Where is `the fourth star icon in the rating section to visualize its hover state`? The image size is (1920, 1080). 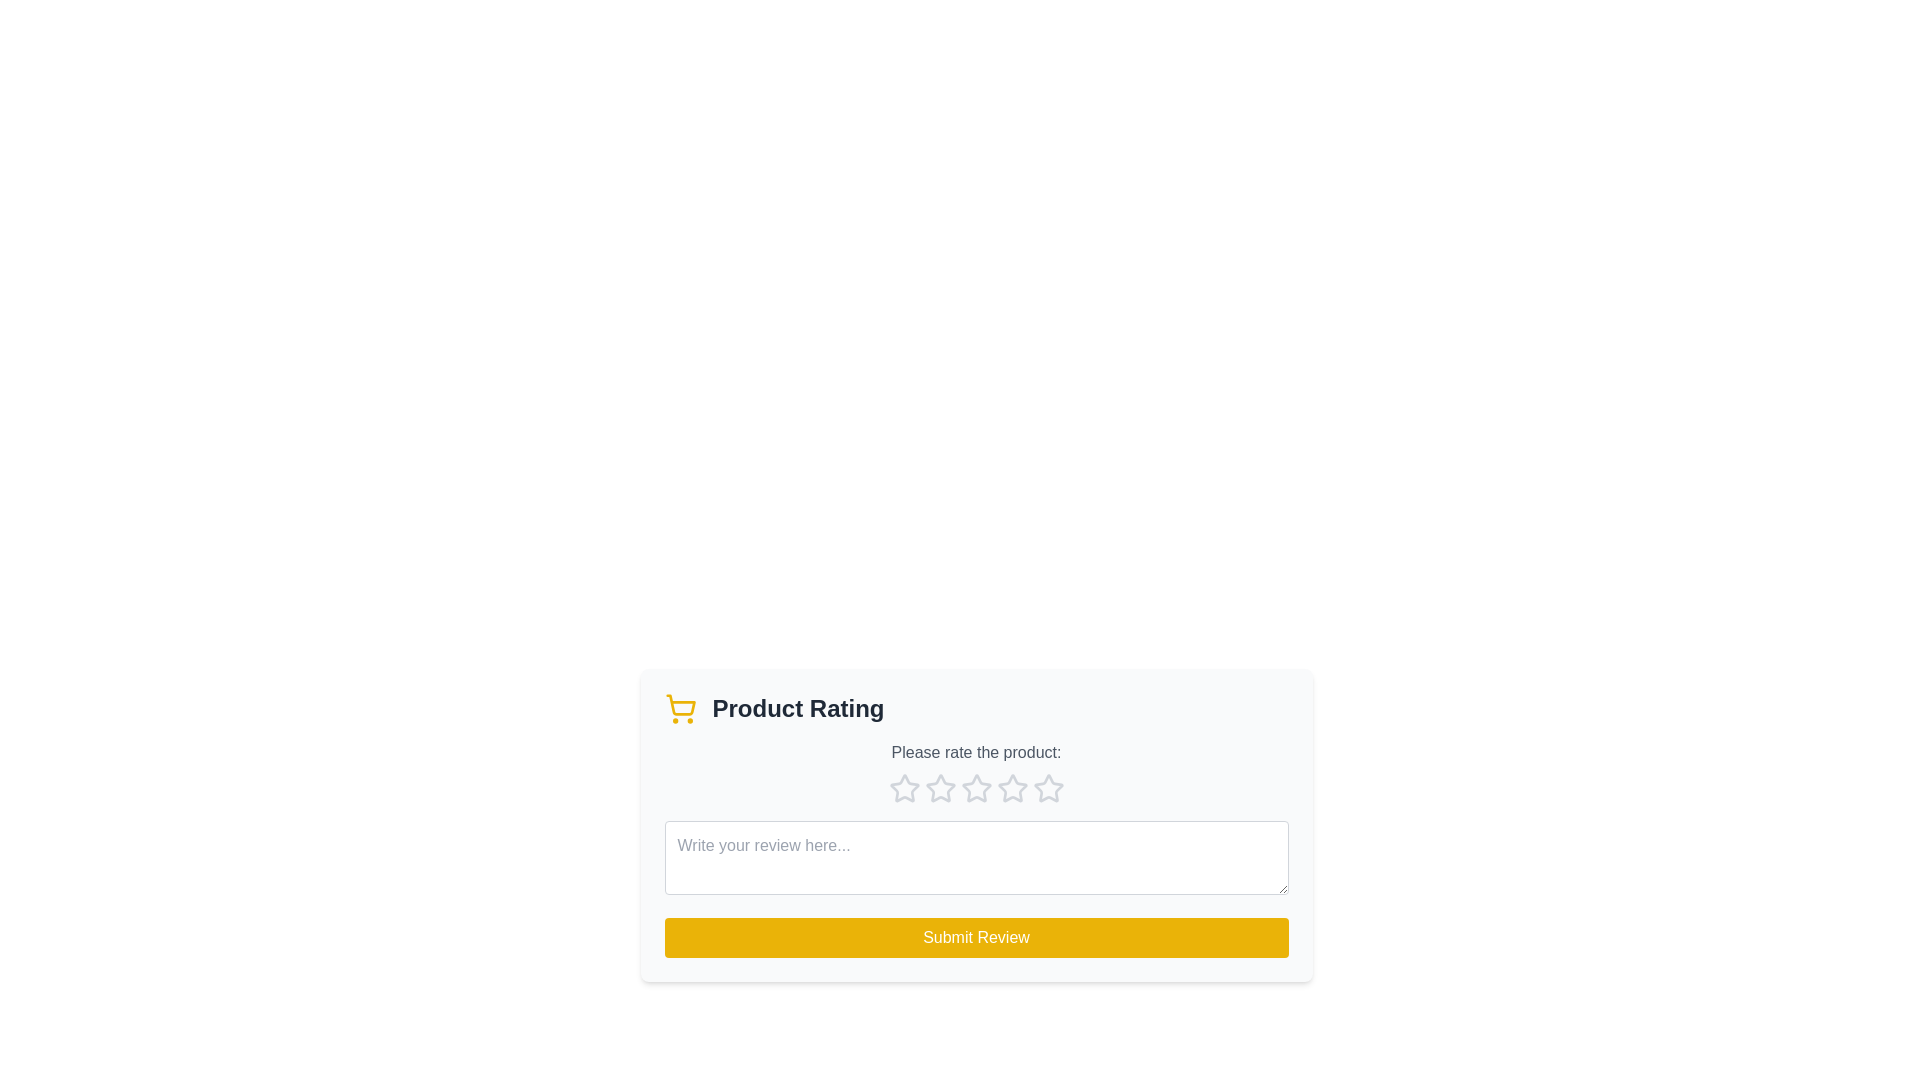
the fourth star icon in the rating section to visualize its hover state is located at coordinates (1047, 787).